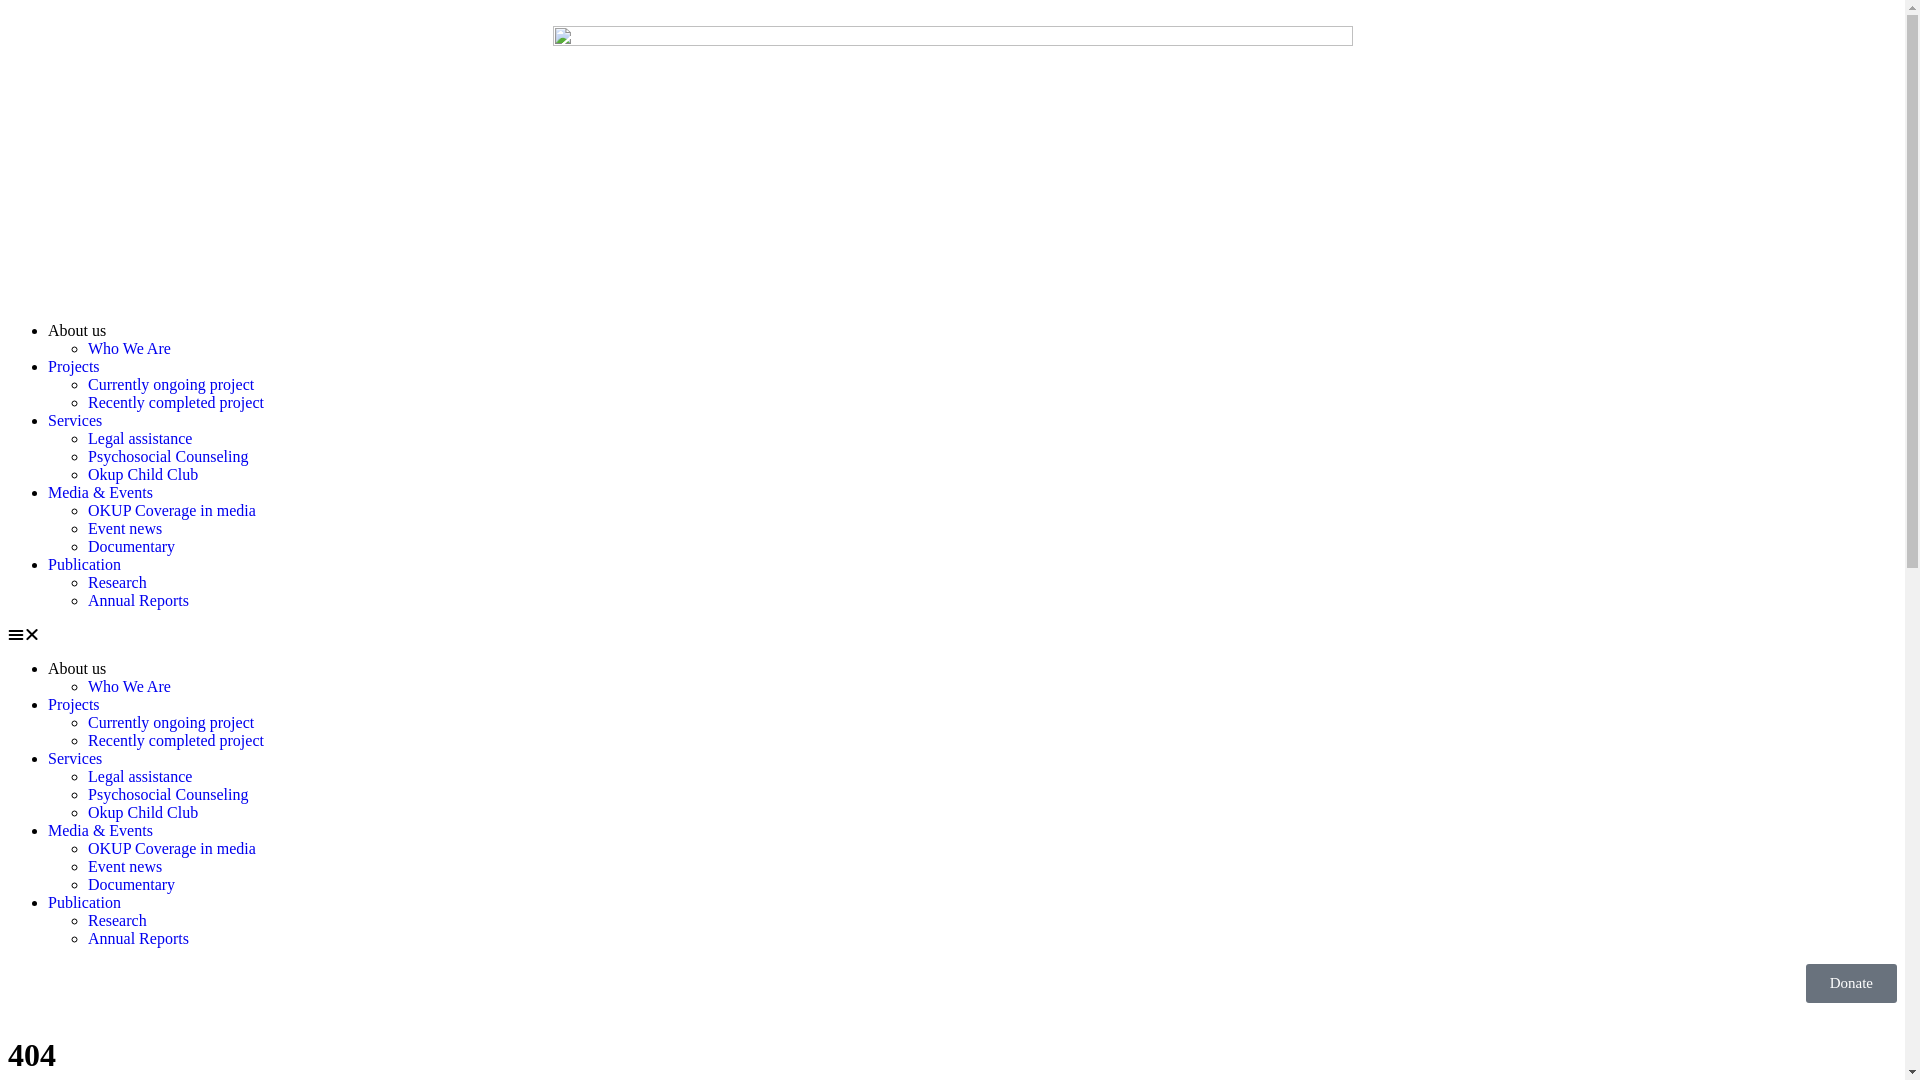  Describe the element at coordinates (172, 848) in the screenshot. I see `'OKUP Coverage in media'` at that location.